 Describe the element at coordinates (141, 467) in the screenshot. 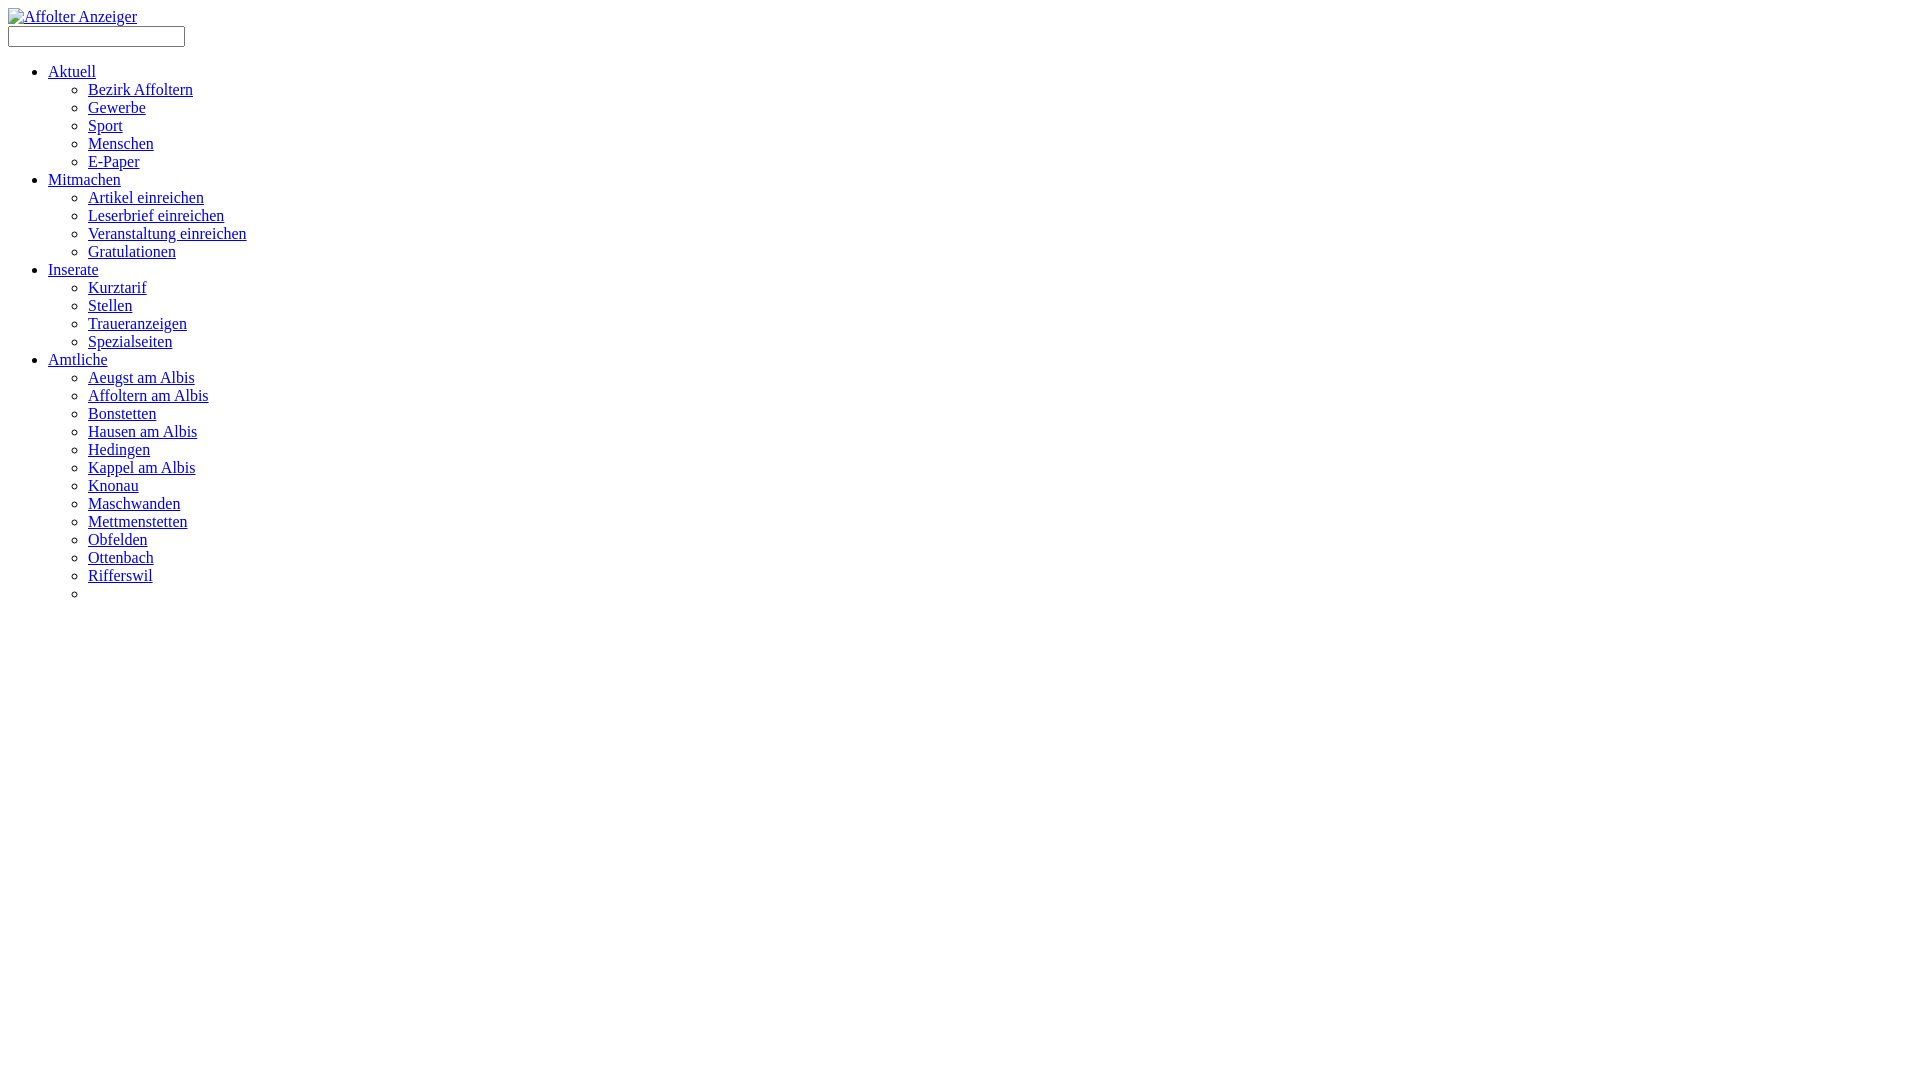

I see `'Kappel am Albis'` at that location.